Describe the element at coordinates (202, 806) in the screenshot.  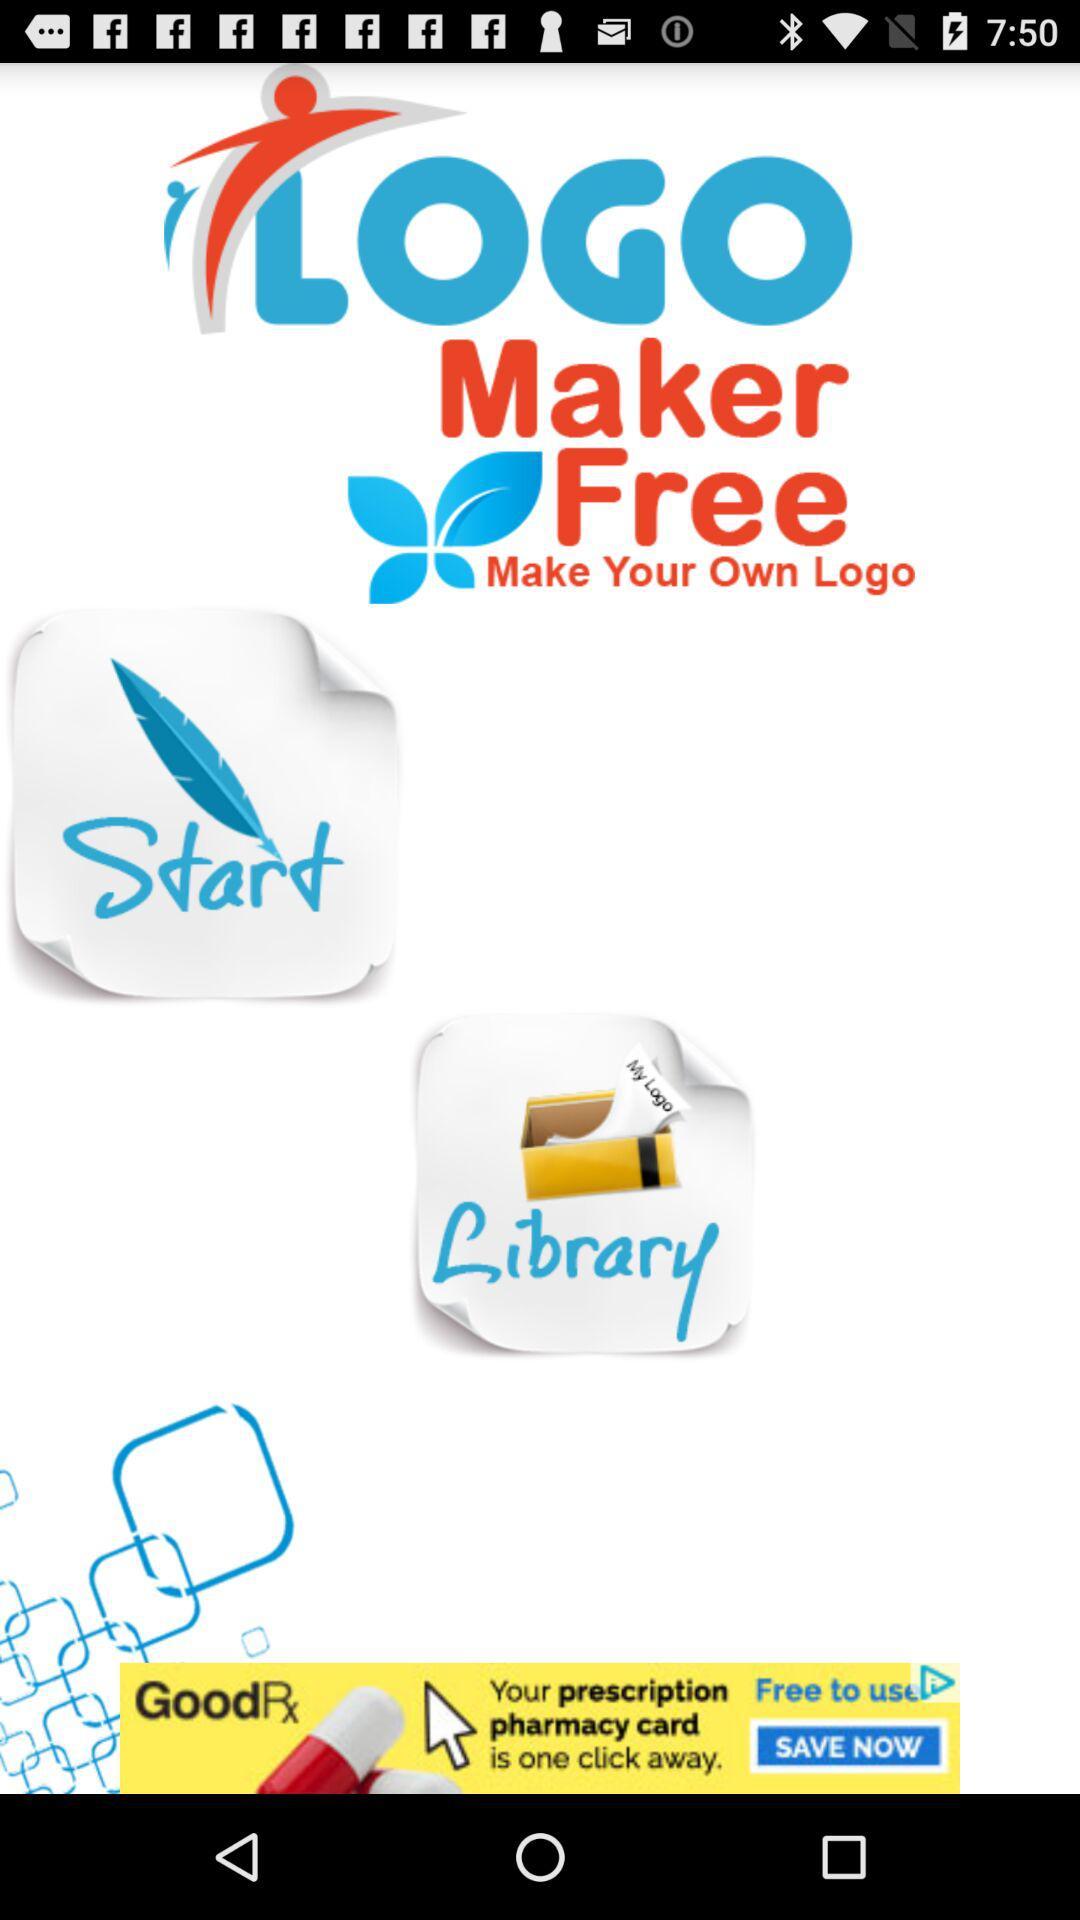
I see `start option` at that location.